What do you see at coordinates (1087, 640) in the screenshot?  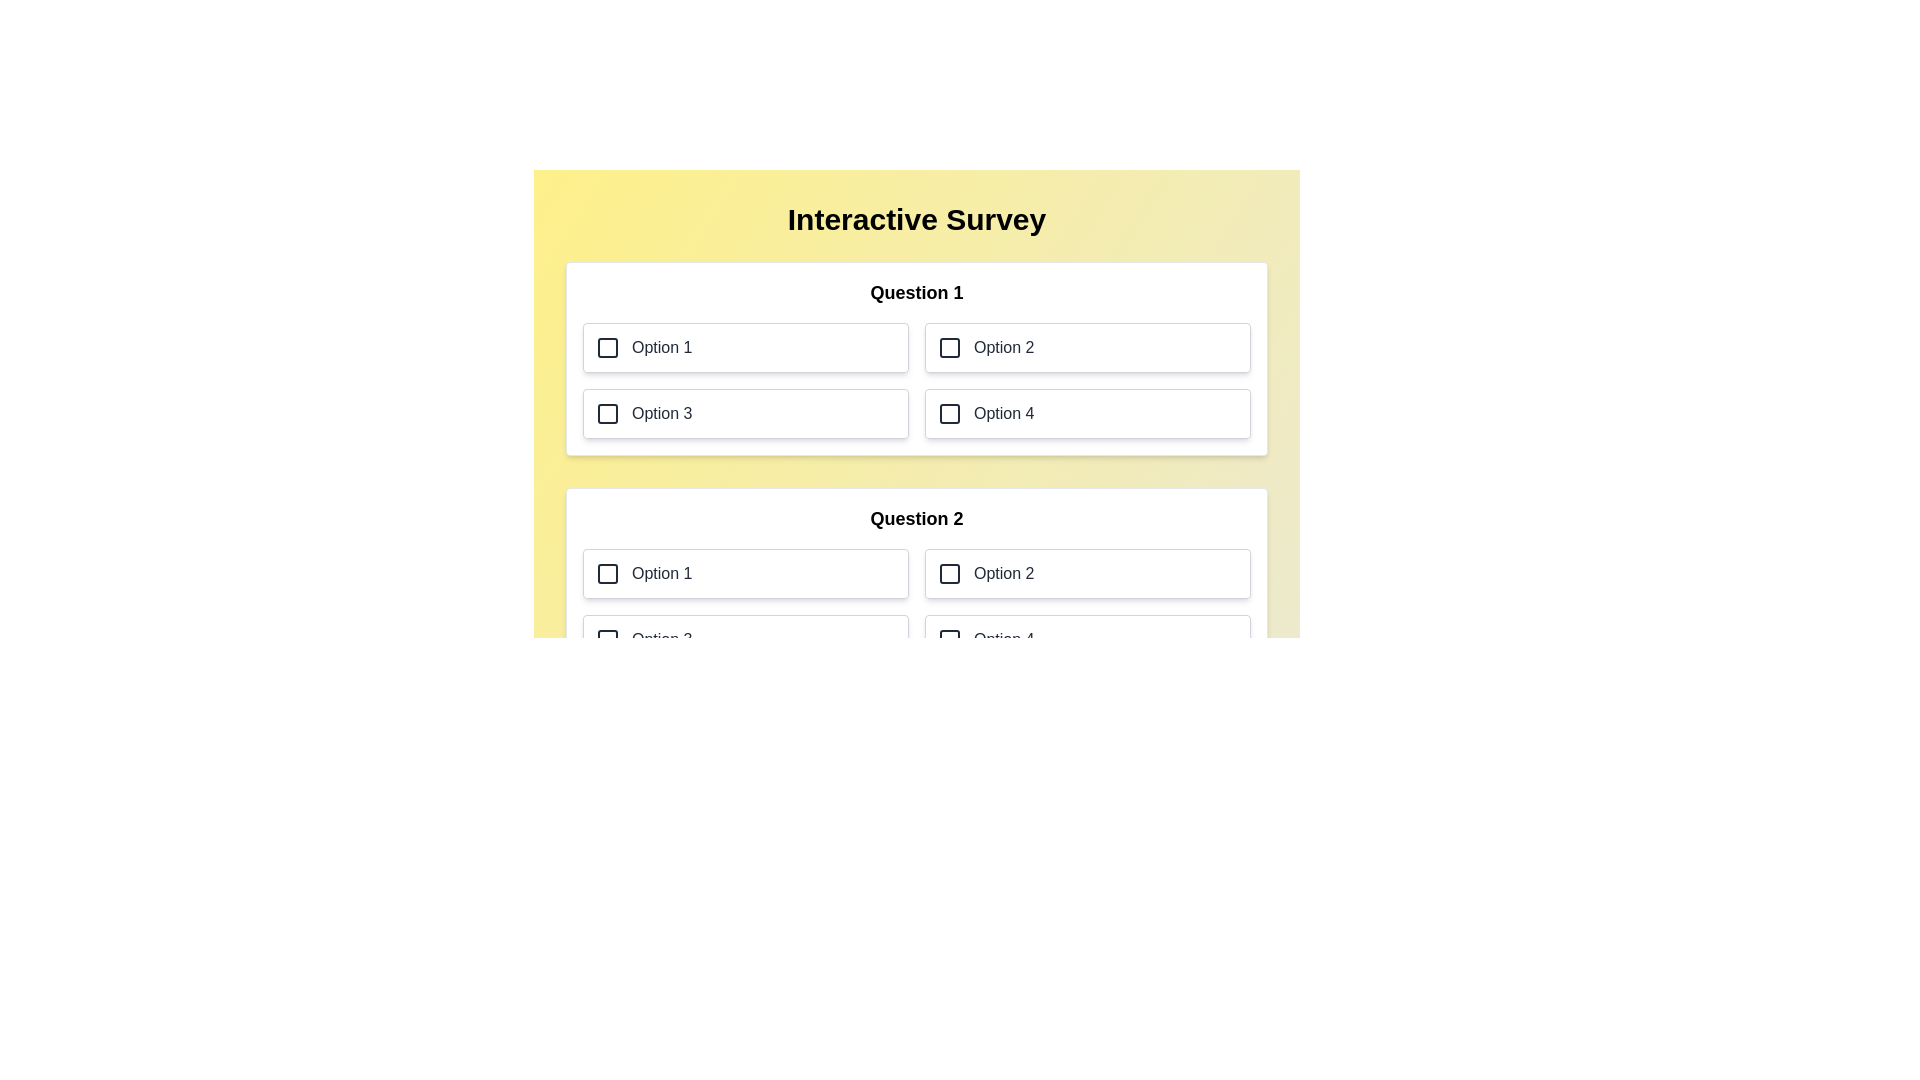 I see `the option 4 for question 2` at bounding box center [1087, 640].